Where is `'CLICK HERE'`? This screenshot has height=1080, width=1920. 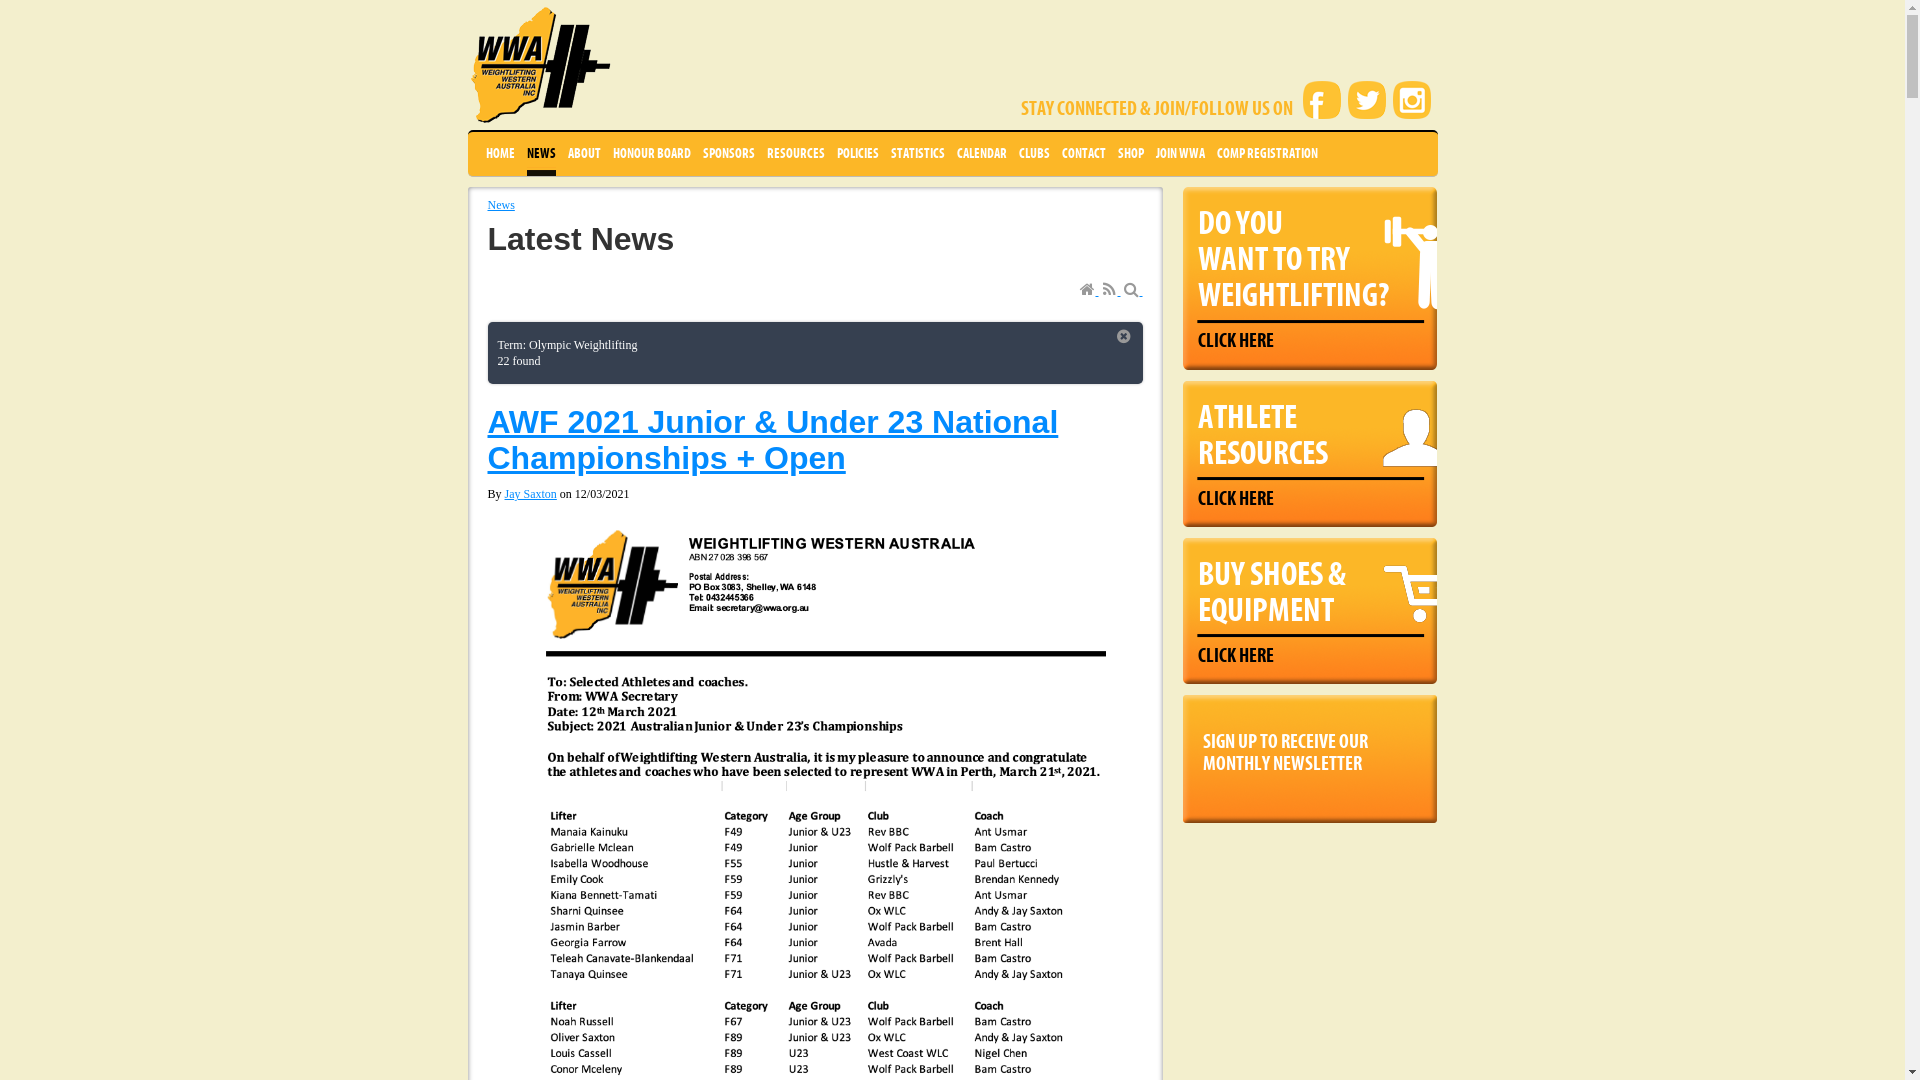
'CLICK HERE' is located at coordinates (1235, 339).